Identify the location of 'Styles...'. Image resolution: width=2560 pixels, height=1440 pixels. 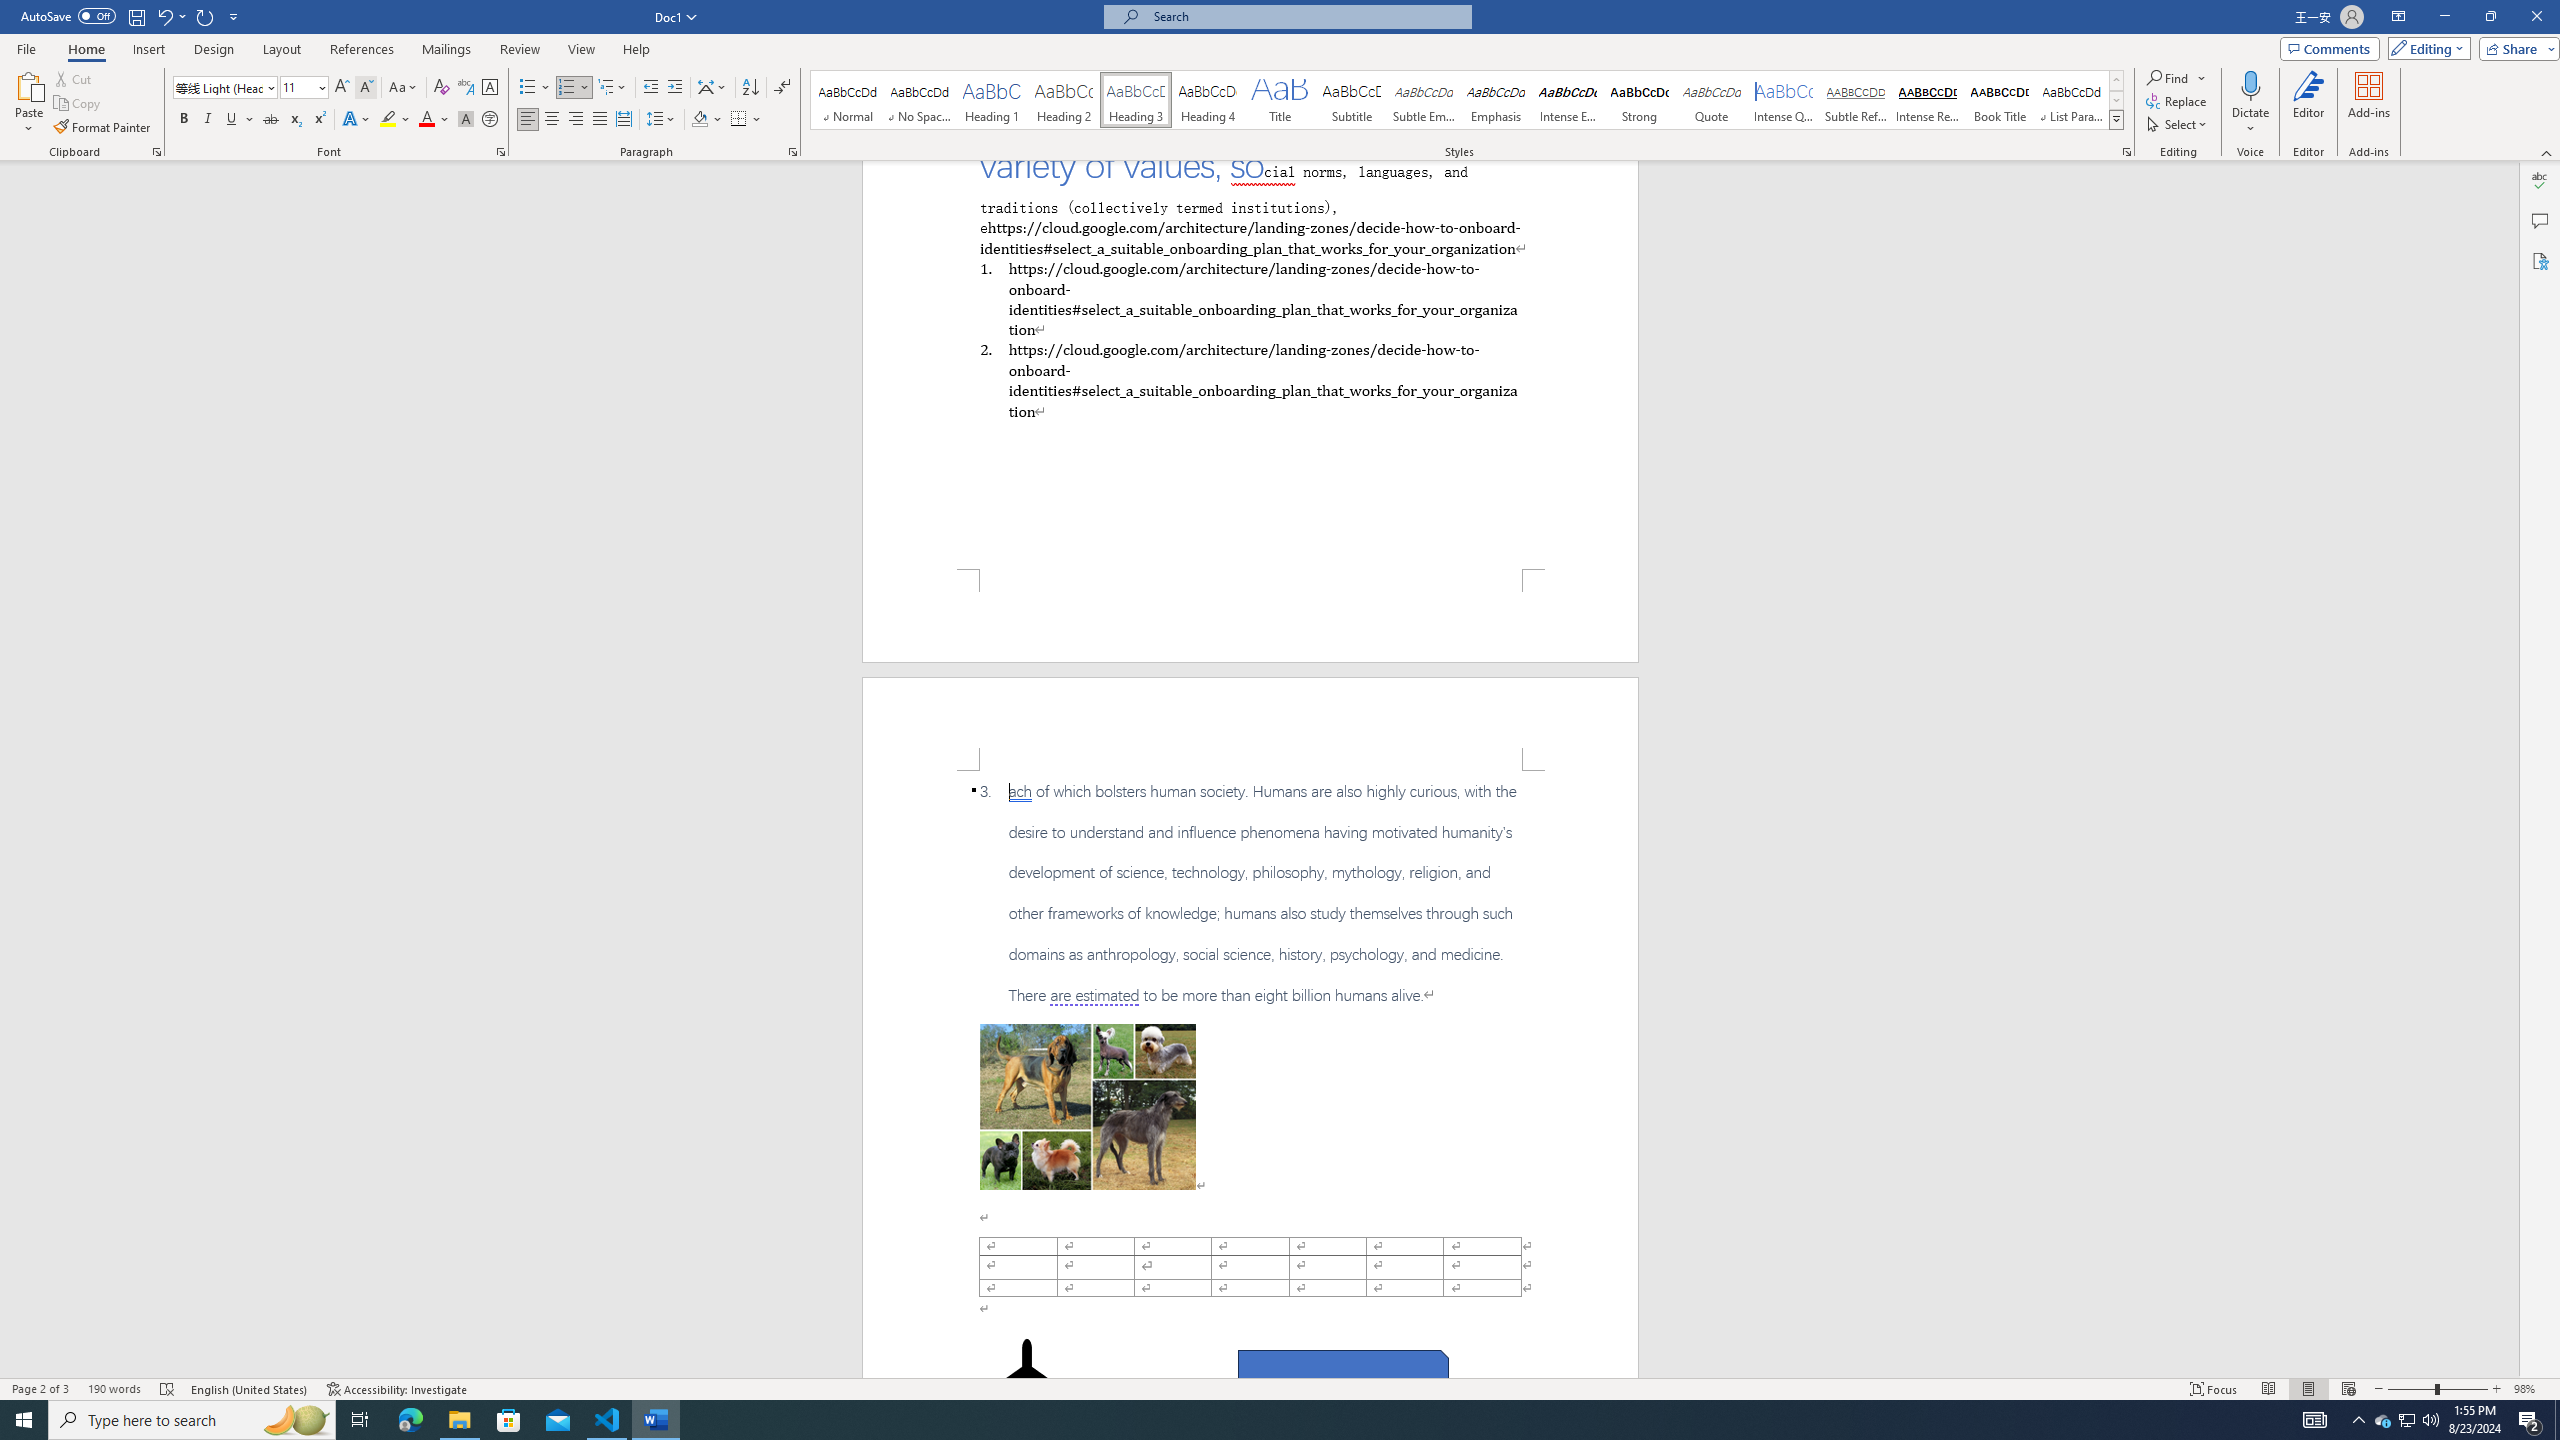
(2127, 150).